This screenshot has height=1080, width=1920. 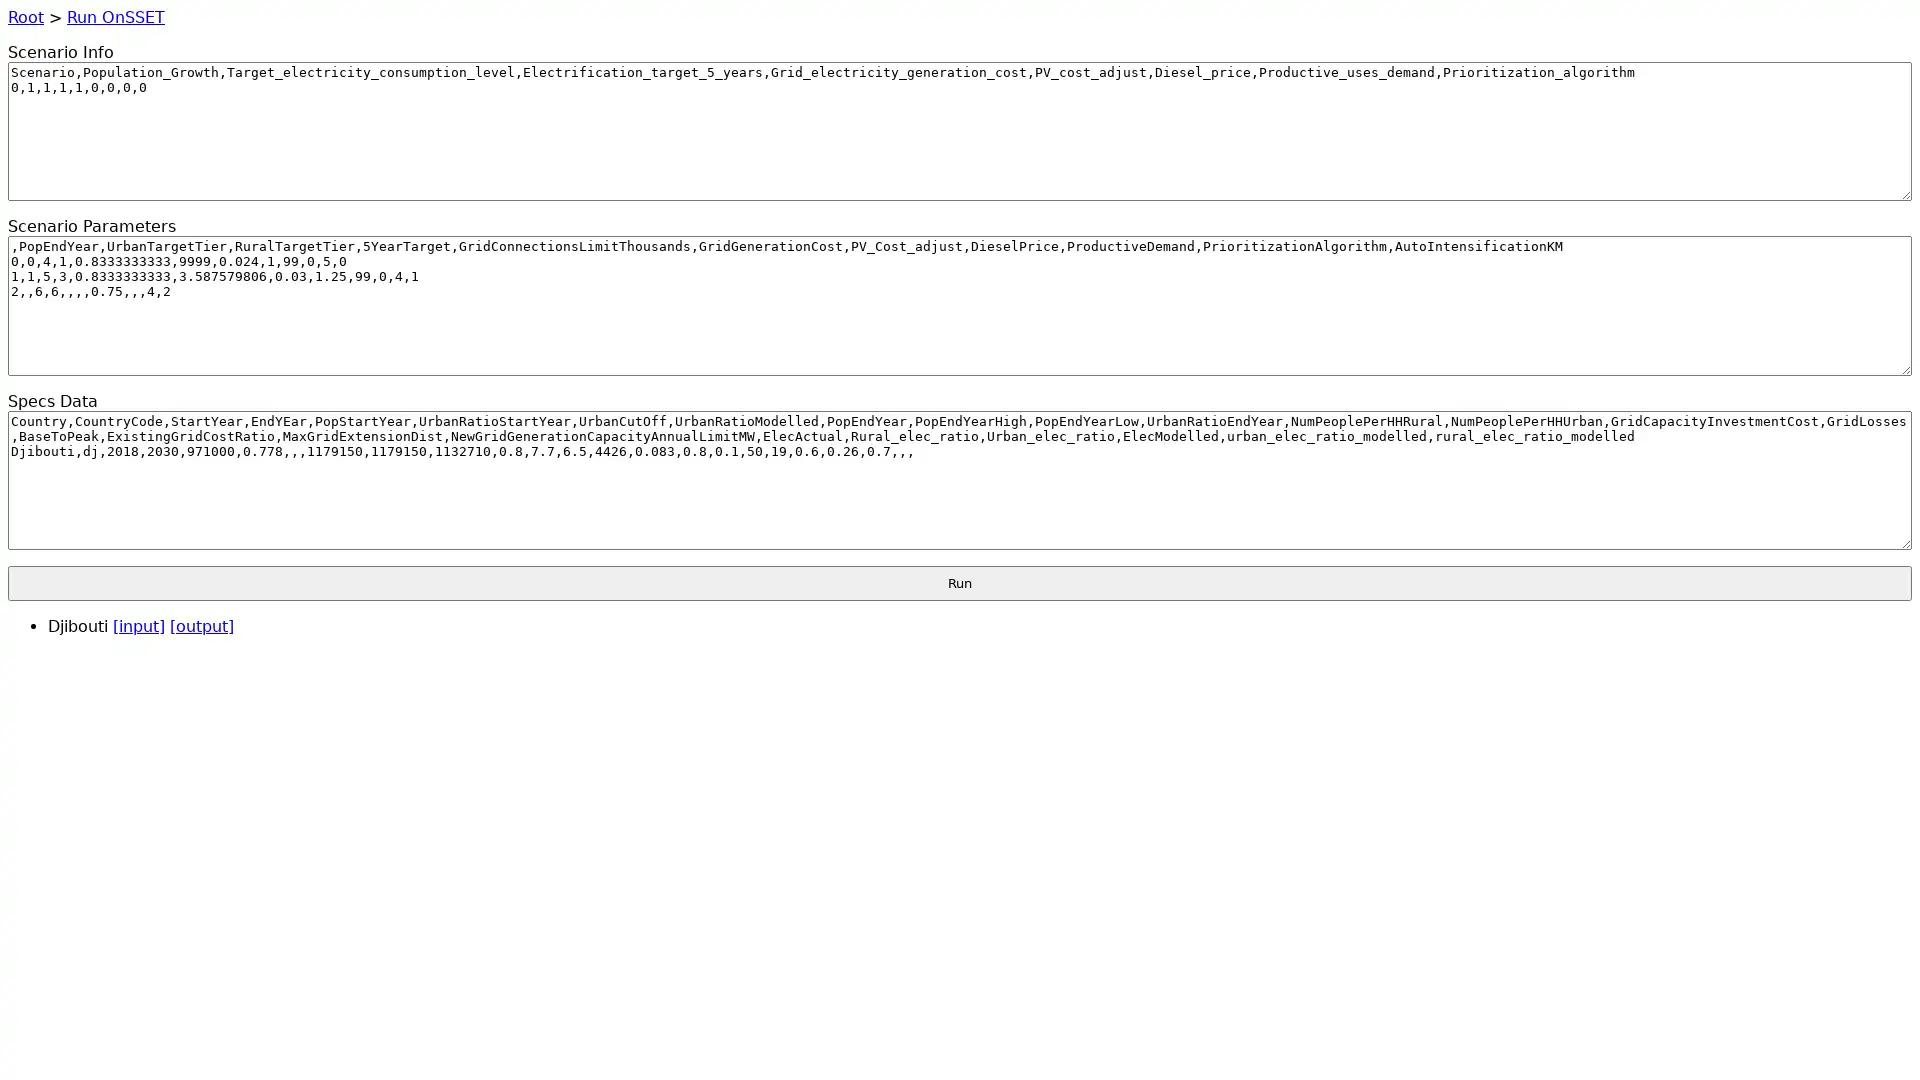 What do you see at coordinates (960, 582) in the screenshot?
I see `Run` at bounding box center [960, 582].